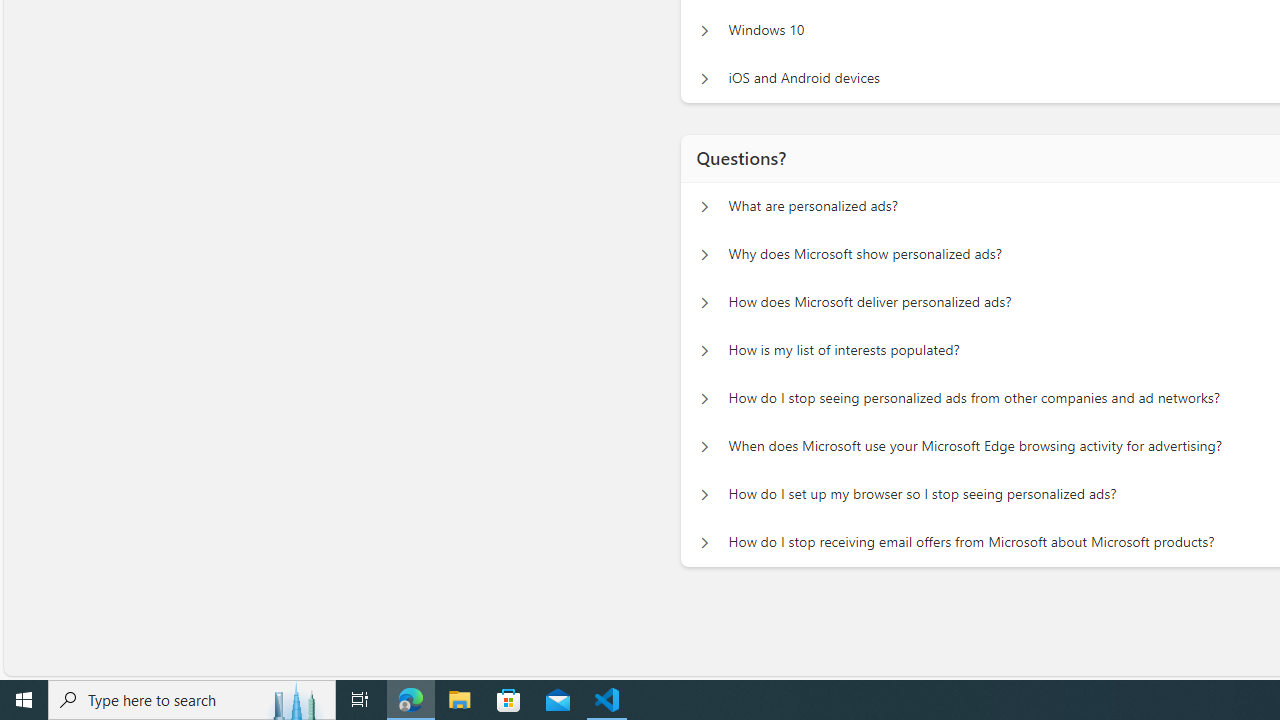  What do you see at coordinates (704, 30) in the screenshot?
I see `'Manage personalized ads on your device Windows 10'` at bounding box center [704, 30].